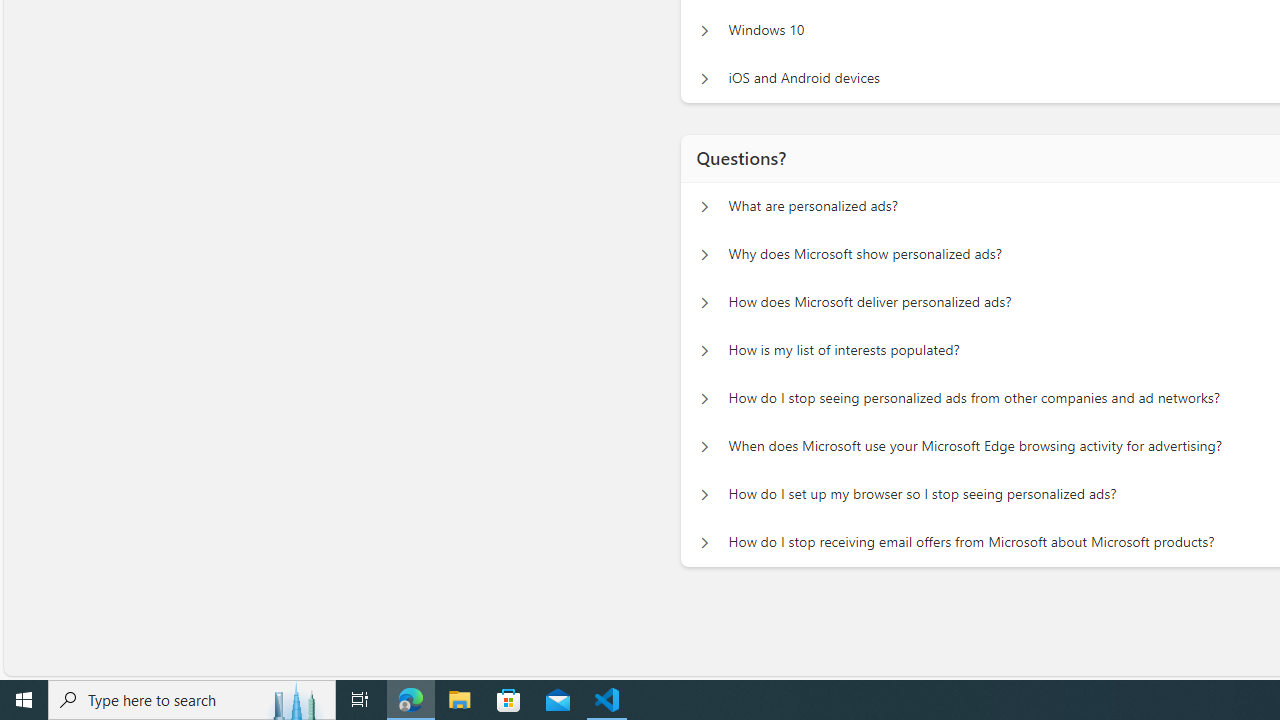  What do you see at coordinates (704, 30) in the screenshot?
I see `'Manage personalized ads on your device Windows 10'` at bounding box center [704, 30].